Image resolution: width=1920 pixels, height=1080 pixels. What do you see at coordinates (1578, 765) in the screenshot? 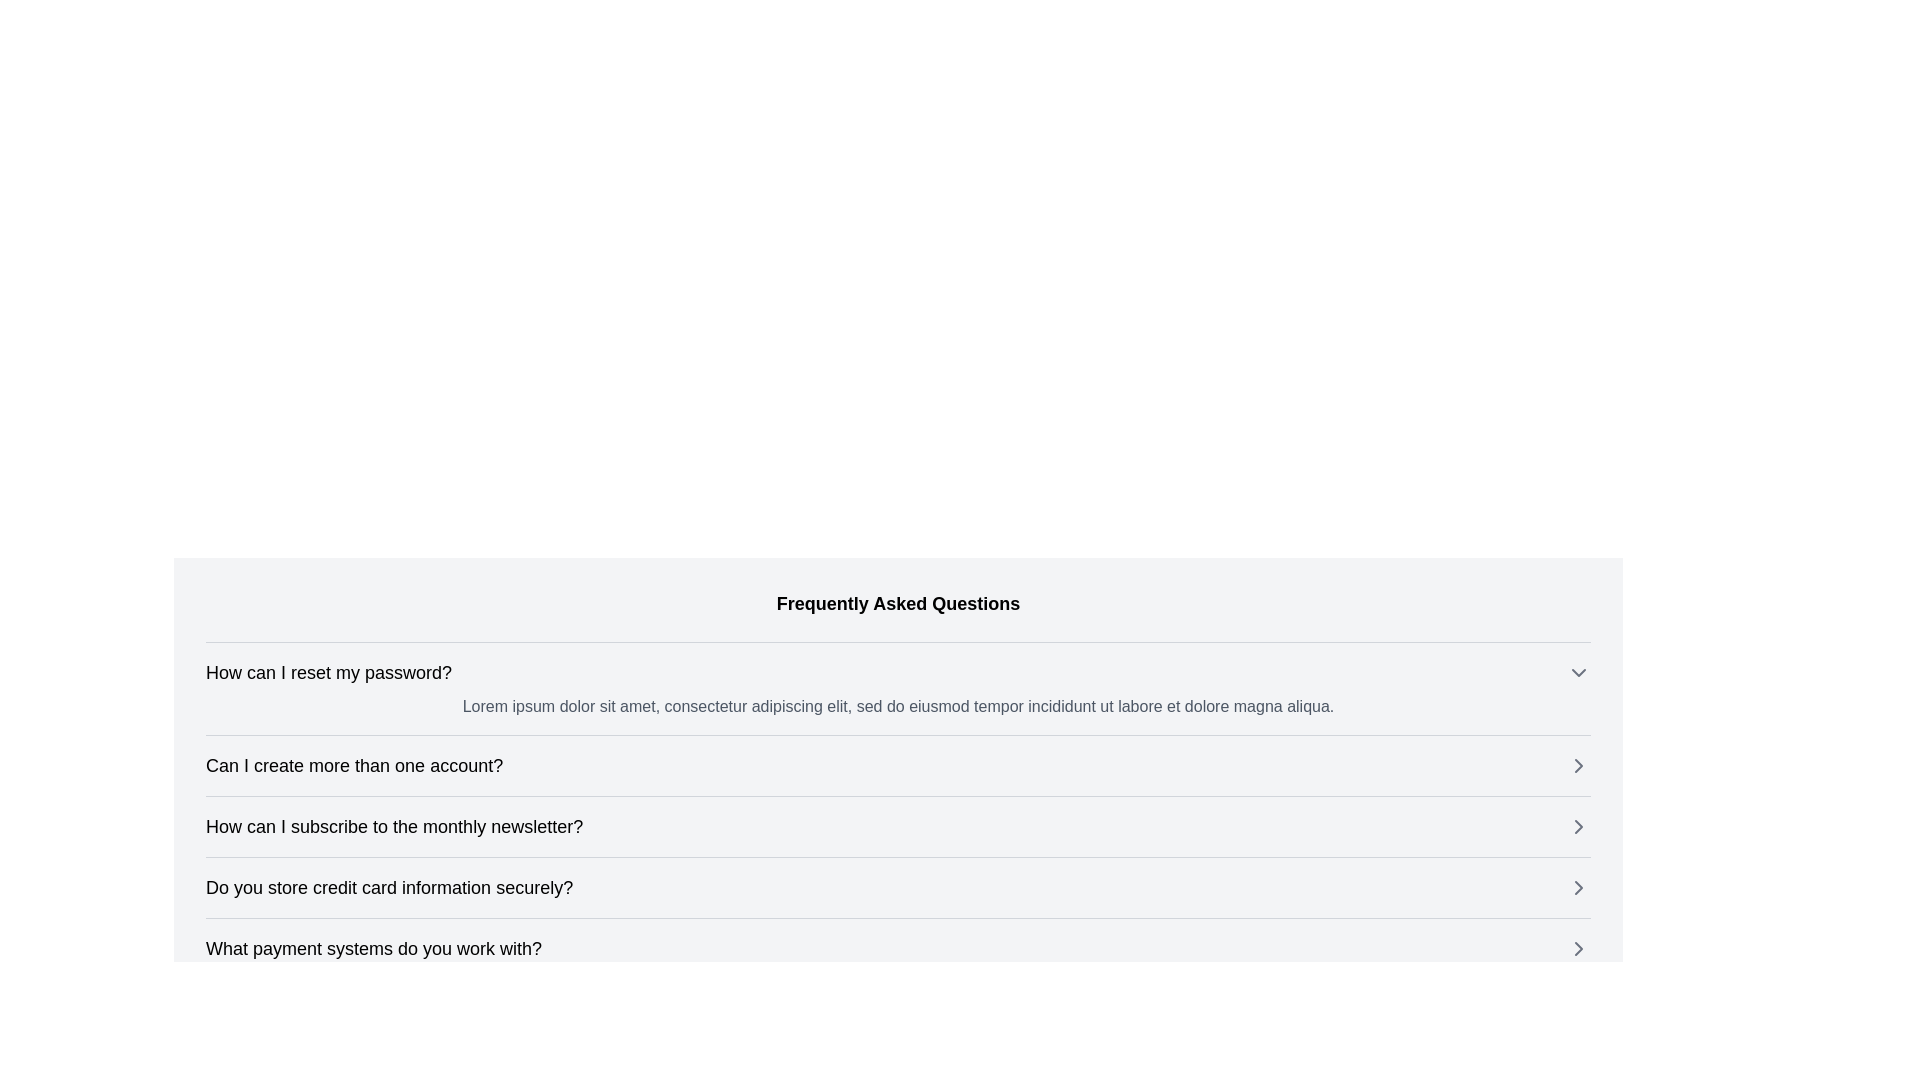
I see `the chevron icon located at the far right of the list item labeled 'Can I create more than one account?'` at bounding box center [1578, 765].